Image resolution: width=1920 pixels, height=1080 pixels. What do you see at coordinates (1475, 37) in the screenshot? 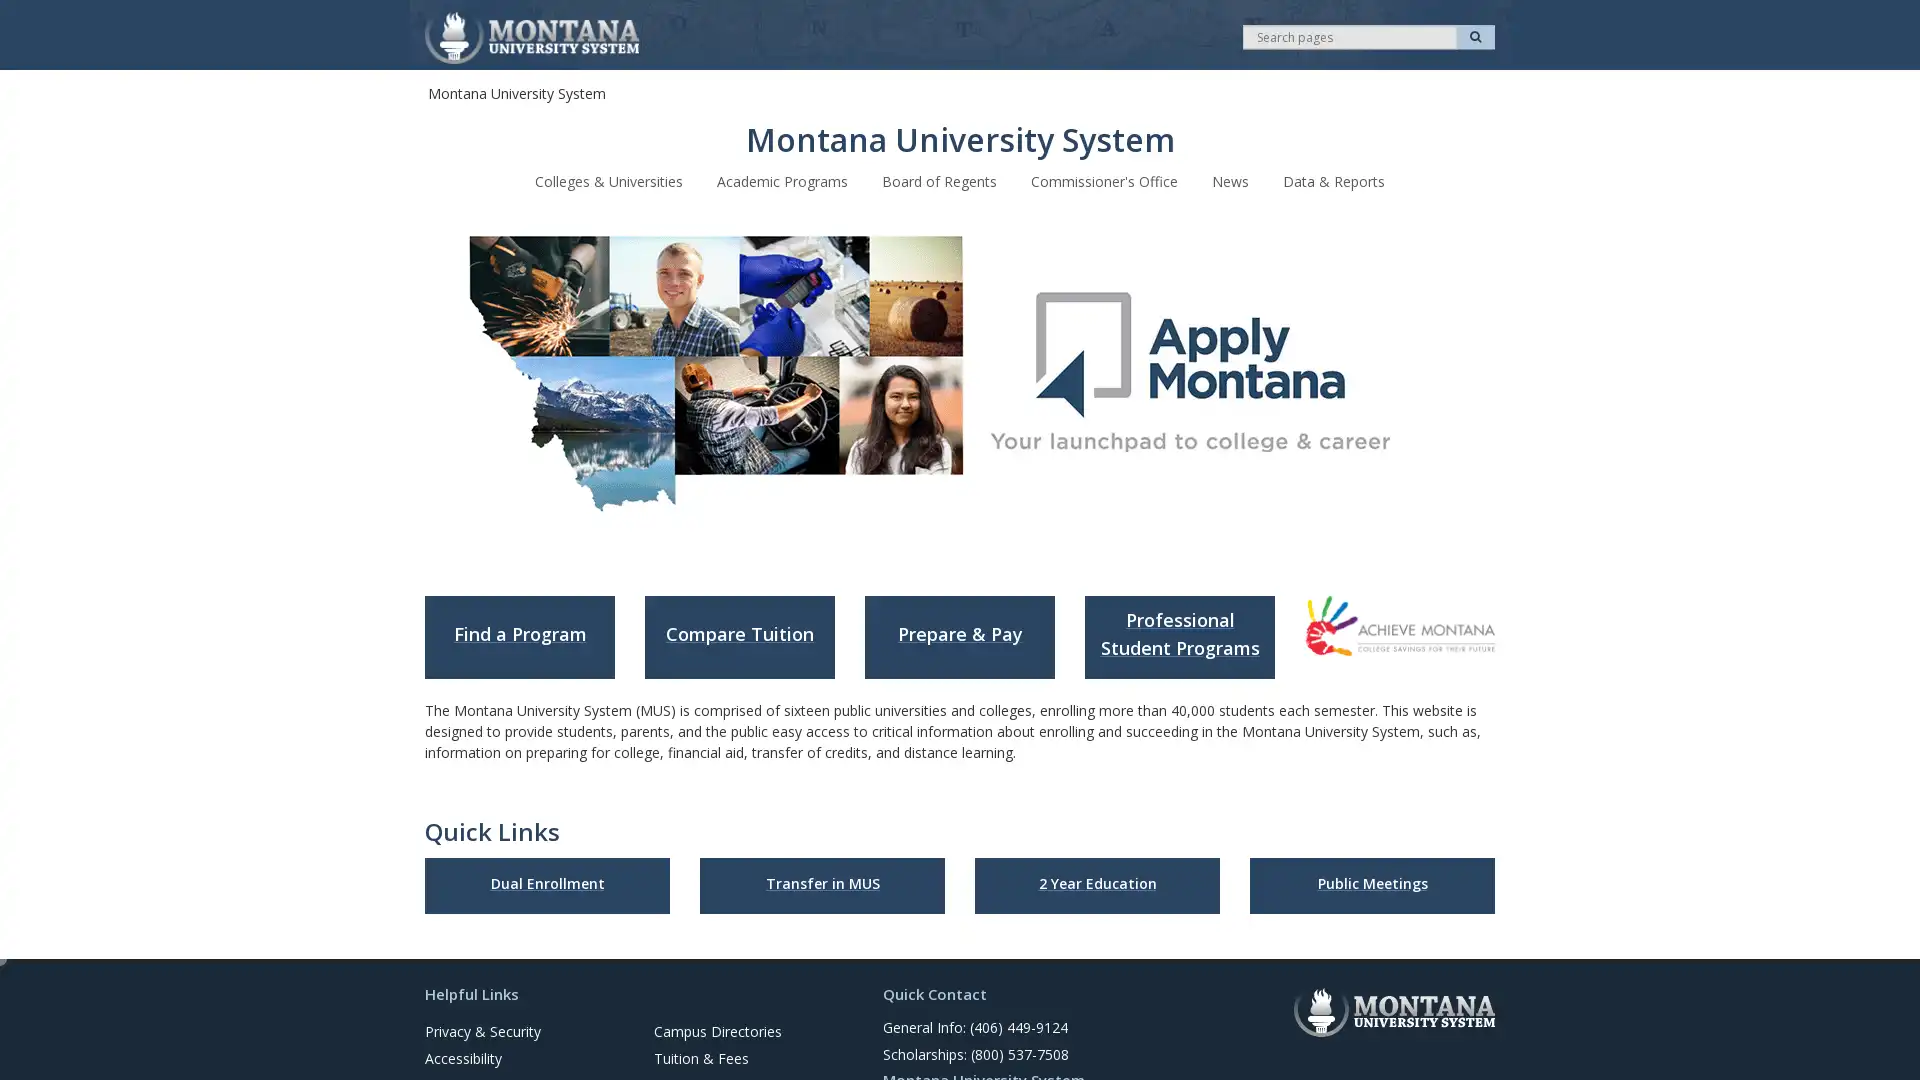
I see `Search` at bounding box center [1475, 37].